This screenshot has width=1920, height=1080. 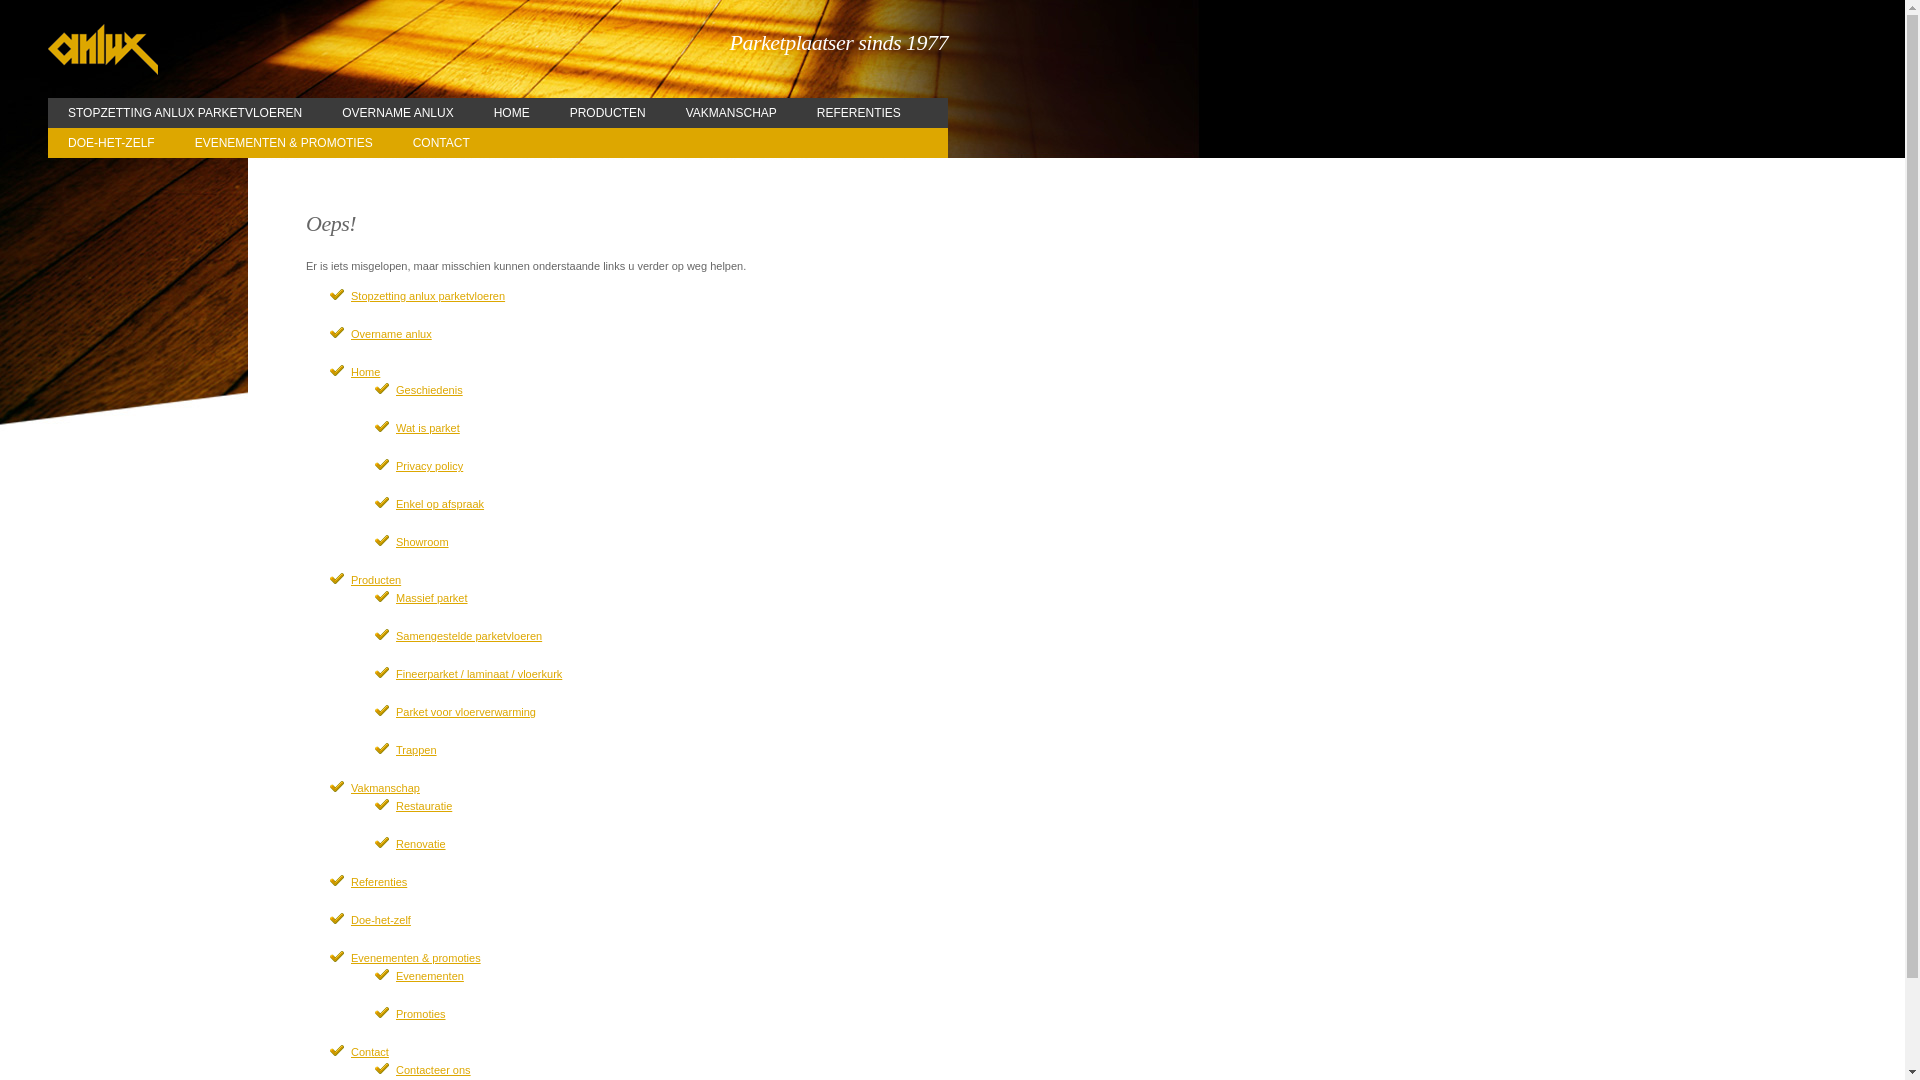 What do you see at coordinates (421, 542) in the screenshot?
I see `'Showroom'` at bounding box center [421, 542].